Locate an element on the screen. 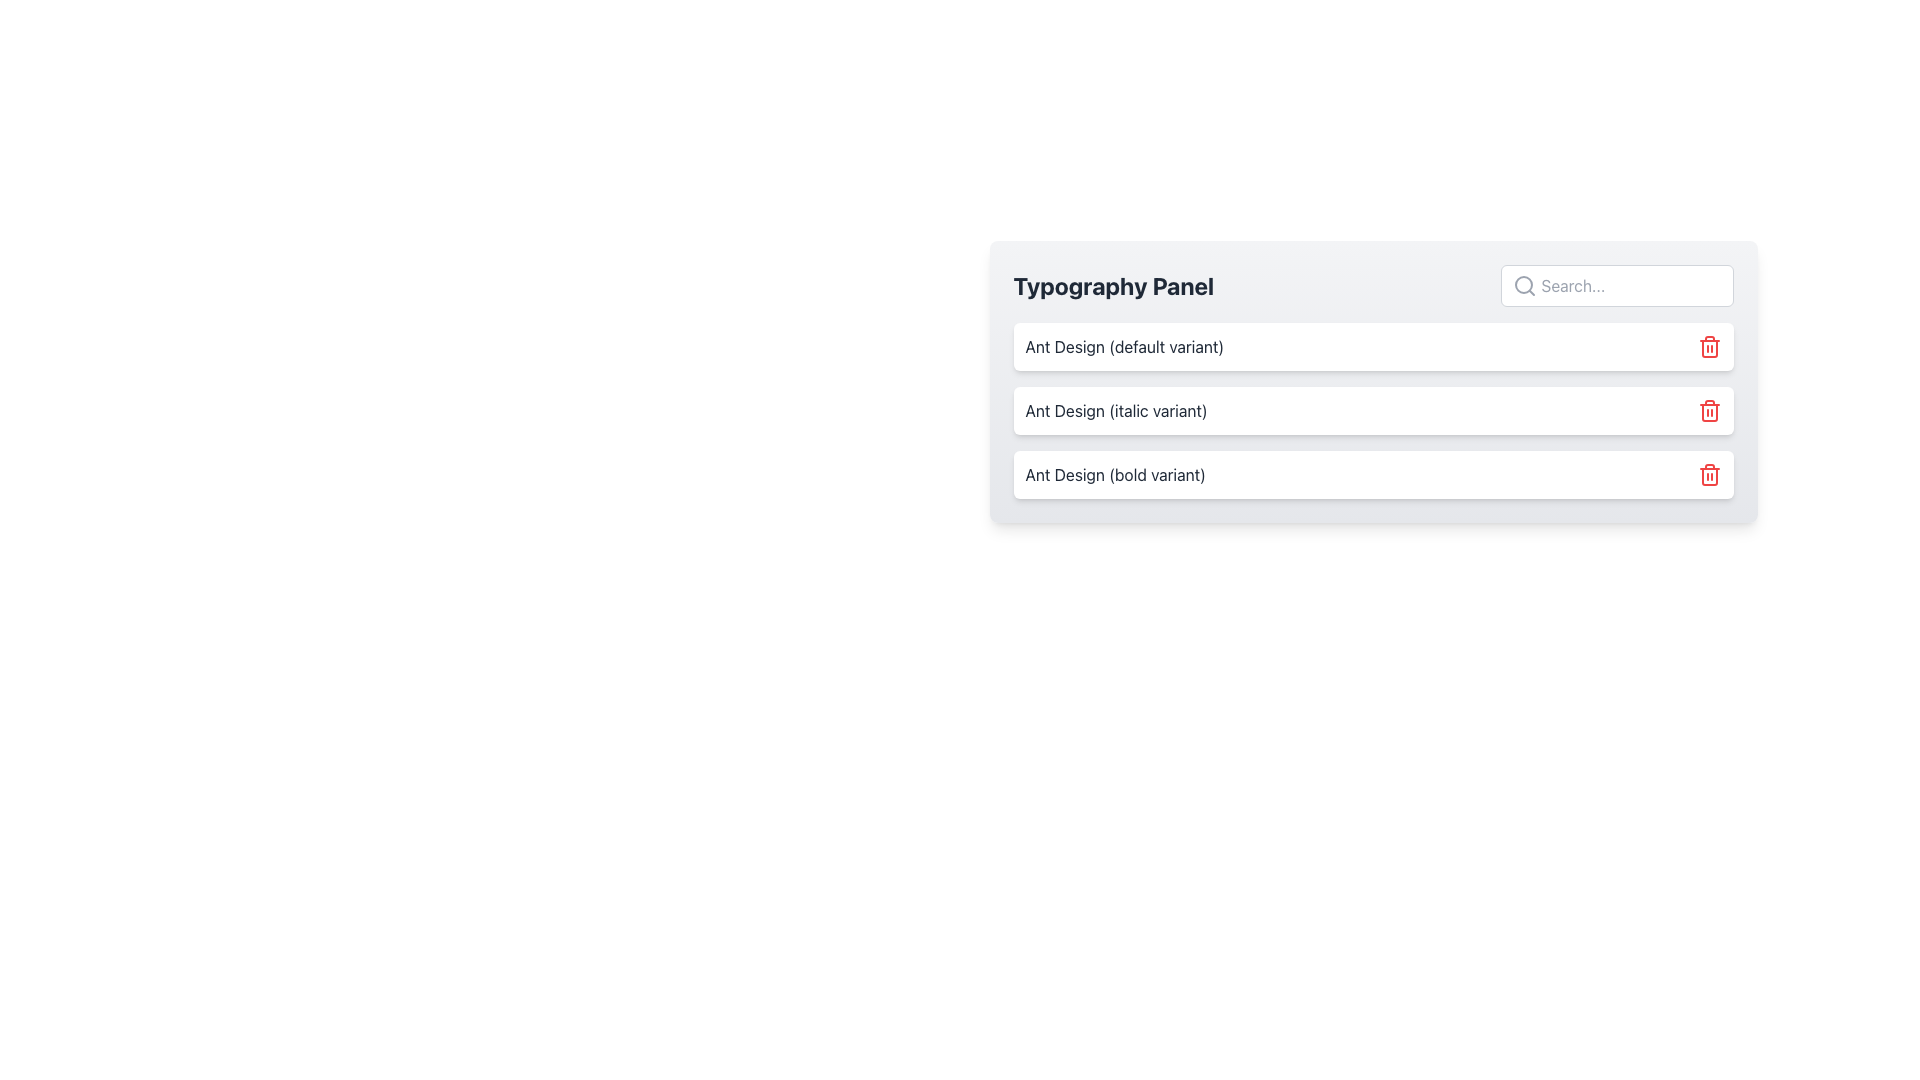 This screenshot has width=1920, height=1080. the lens of the magnifying glass icon in the top-right input field of the Typography Panel, which serves as a decorative graphical component for the search feature is located at coordinates (1522, 285).